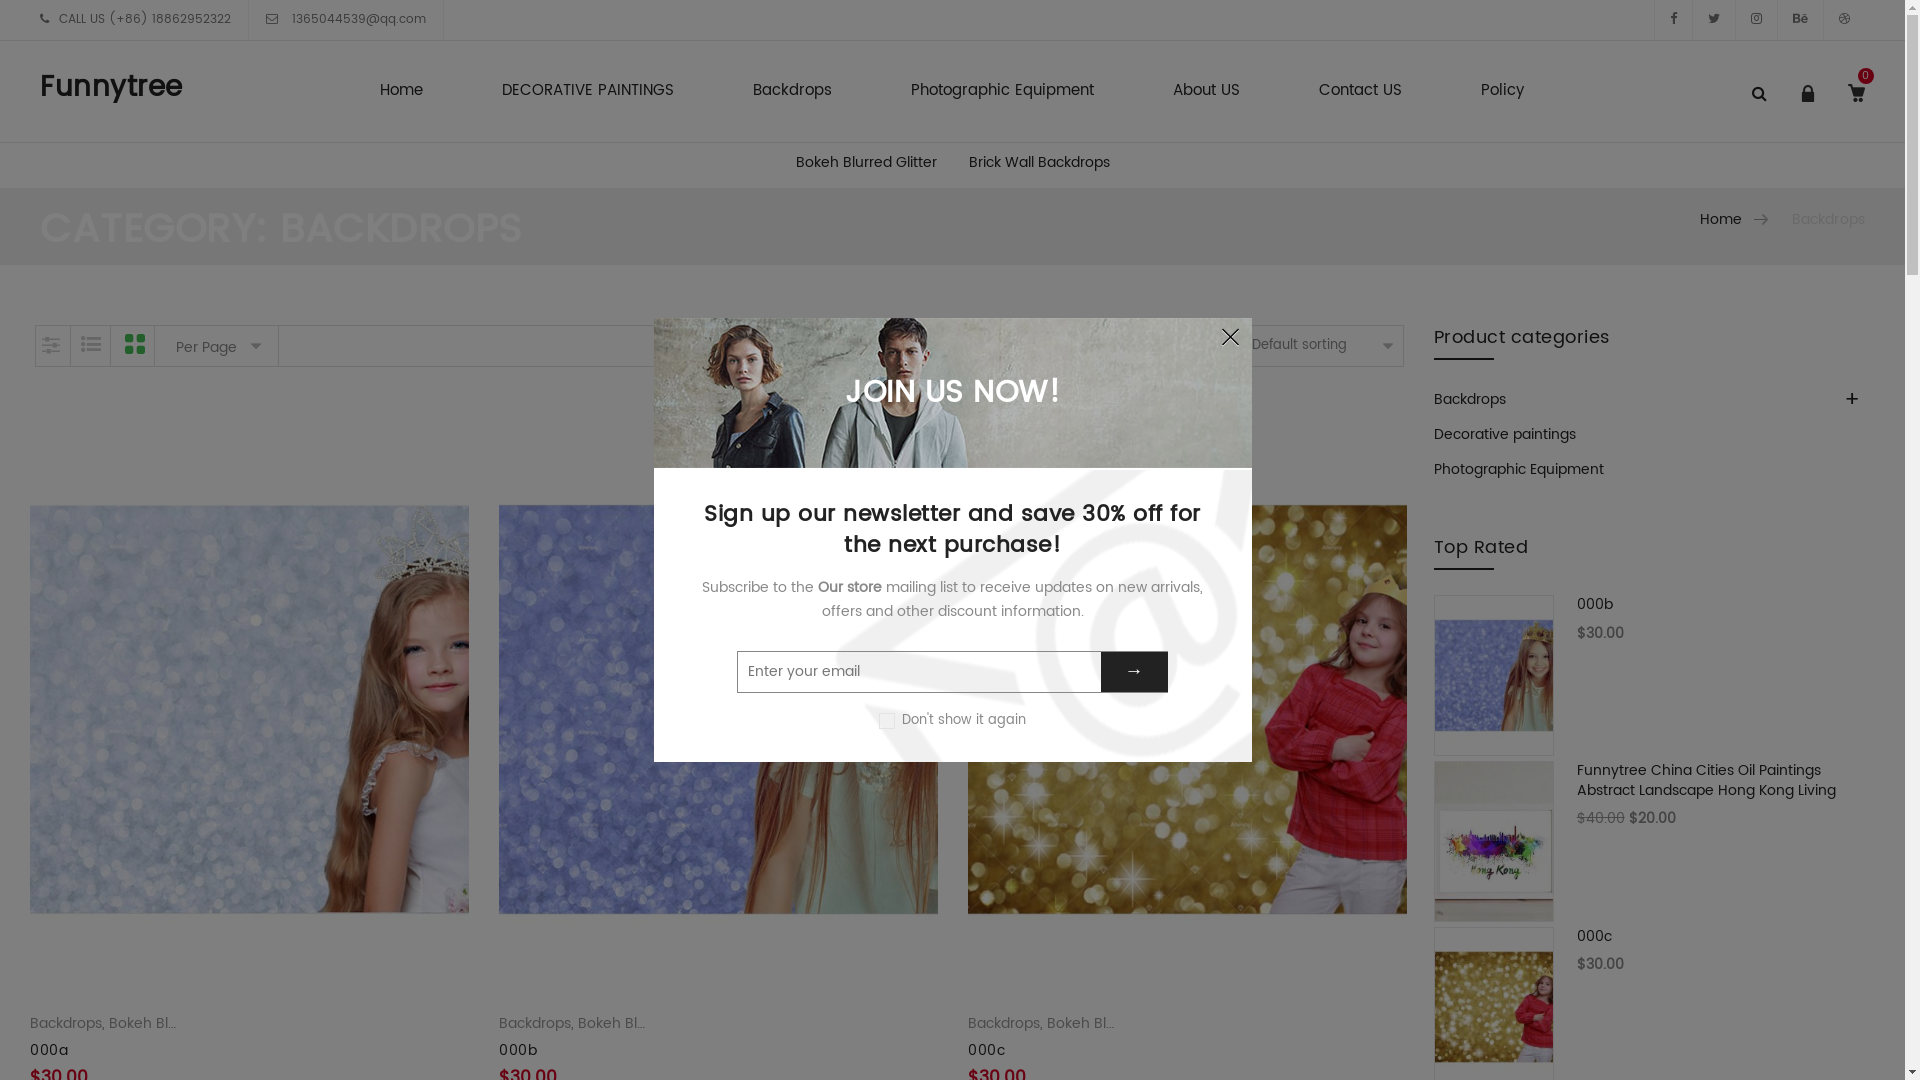 This screenshot has height=1080, width=1920. Describe the element at coordinates (110, 87) in the screenshot. I see `'Funnytree'` at that location.